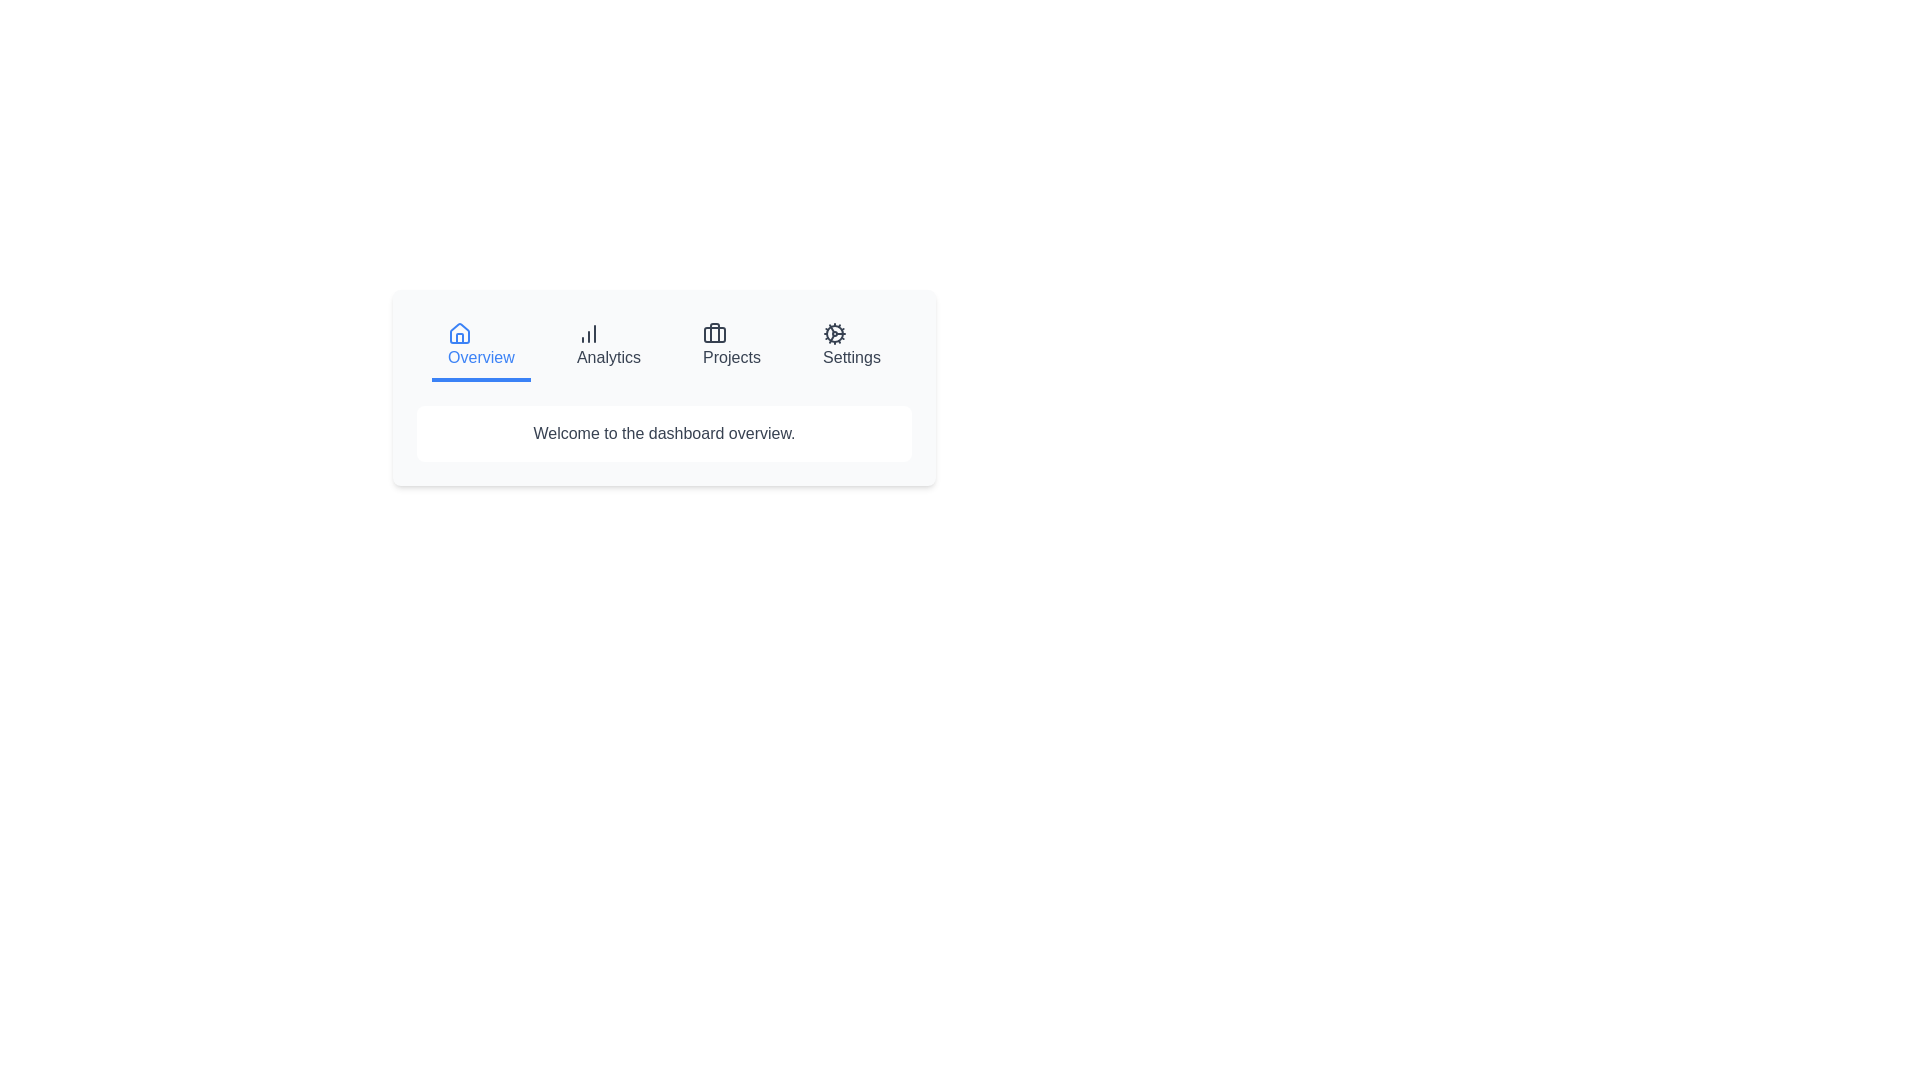 The image size is (1920, 1080). What do you see at coordinates (481, 346) in the screenshot?
I see `the Overview tab to activate it` at bounding box center [481, 346].